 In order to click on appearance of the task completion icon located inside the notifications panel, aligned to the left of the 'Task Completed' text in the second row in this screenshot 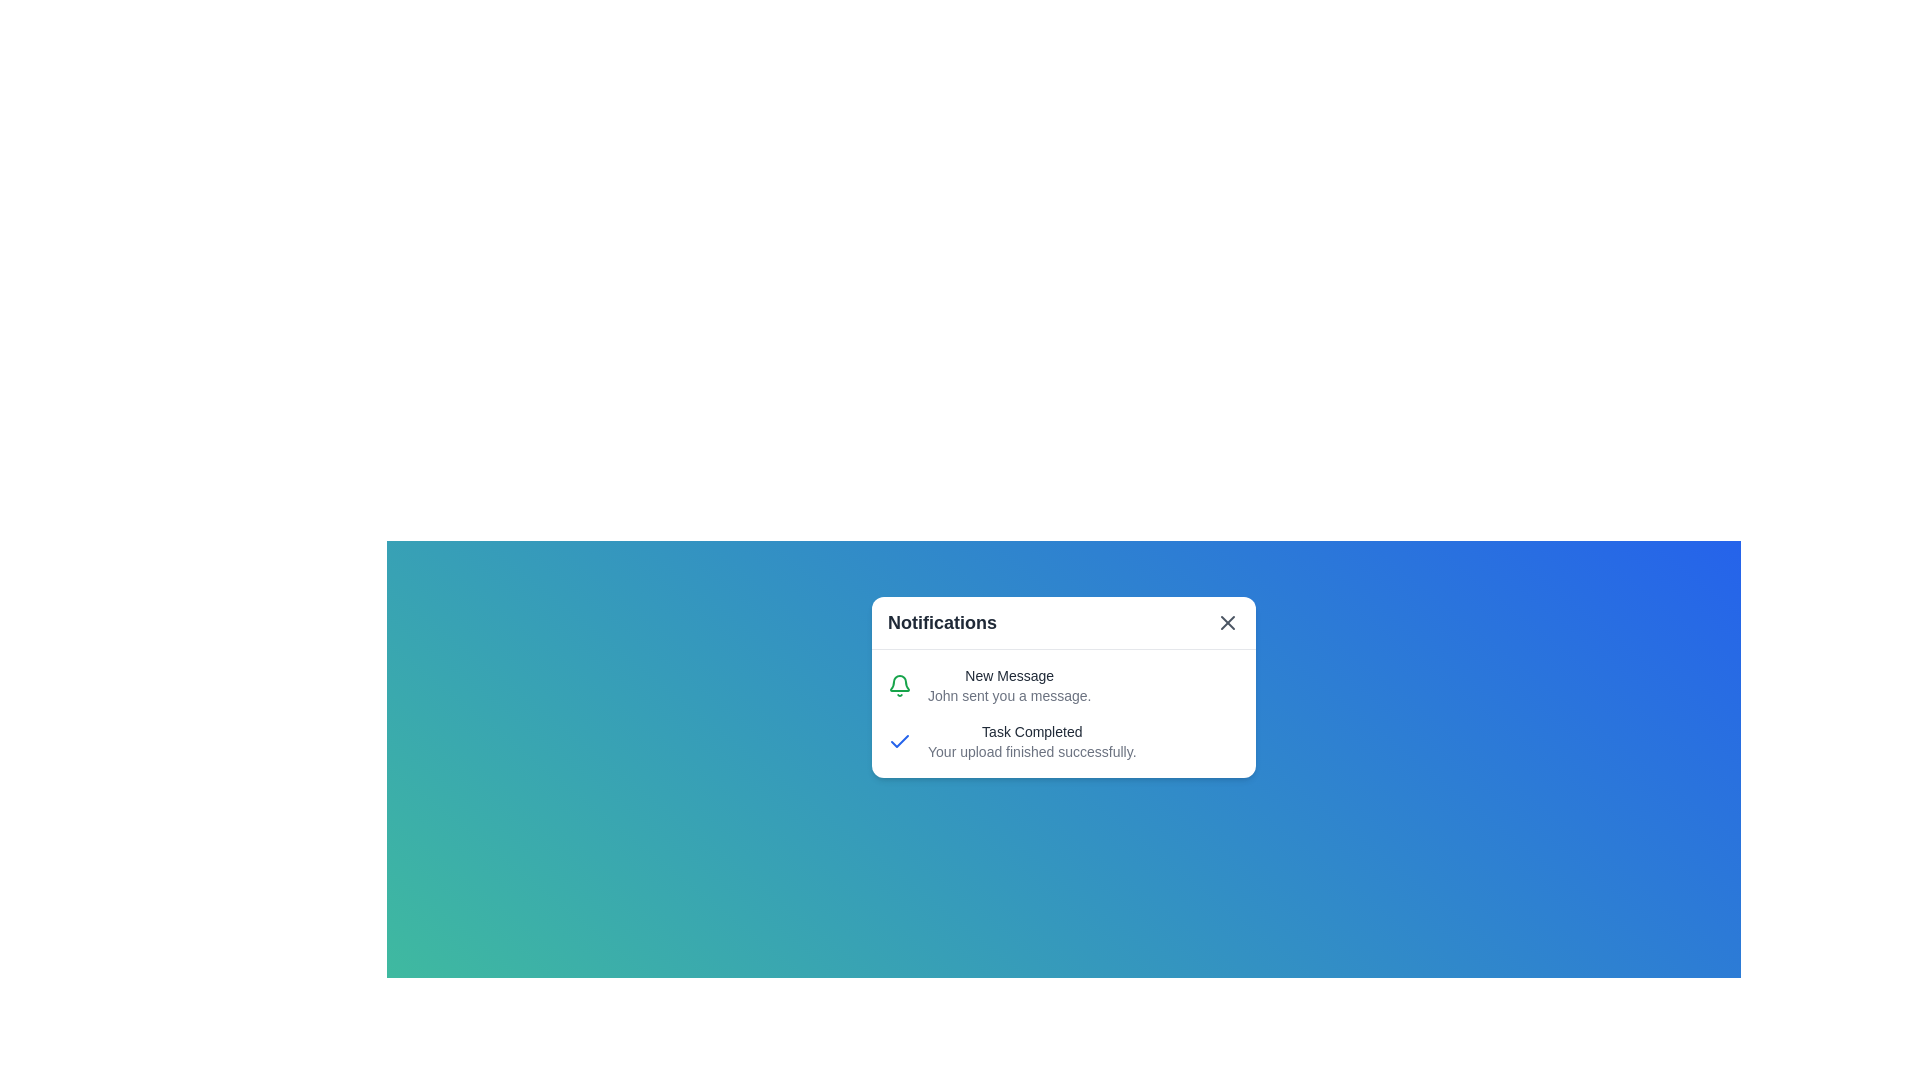, I will do `click(899, 740)`.